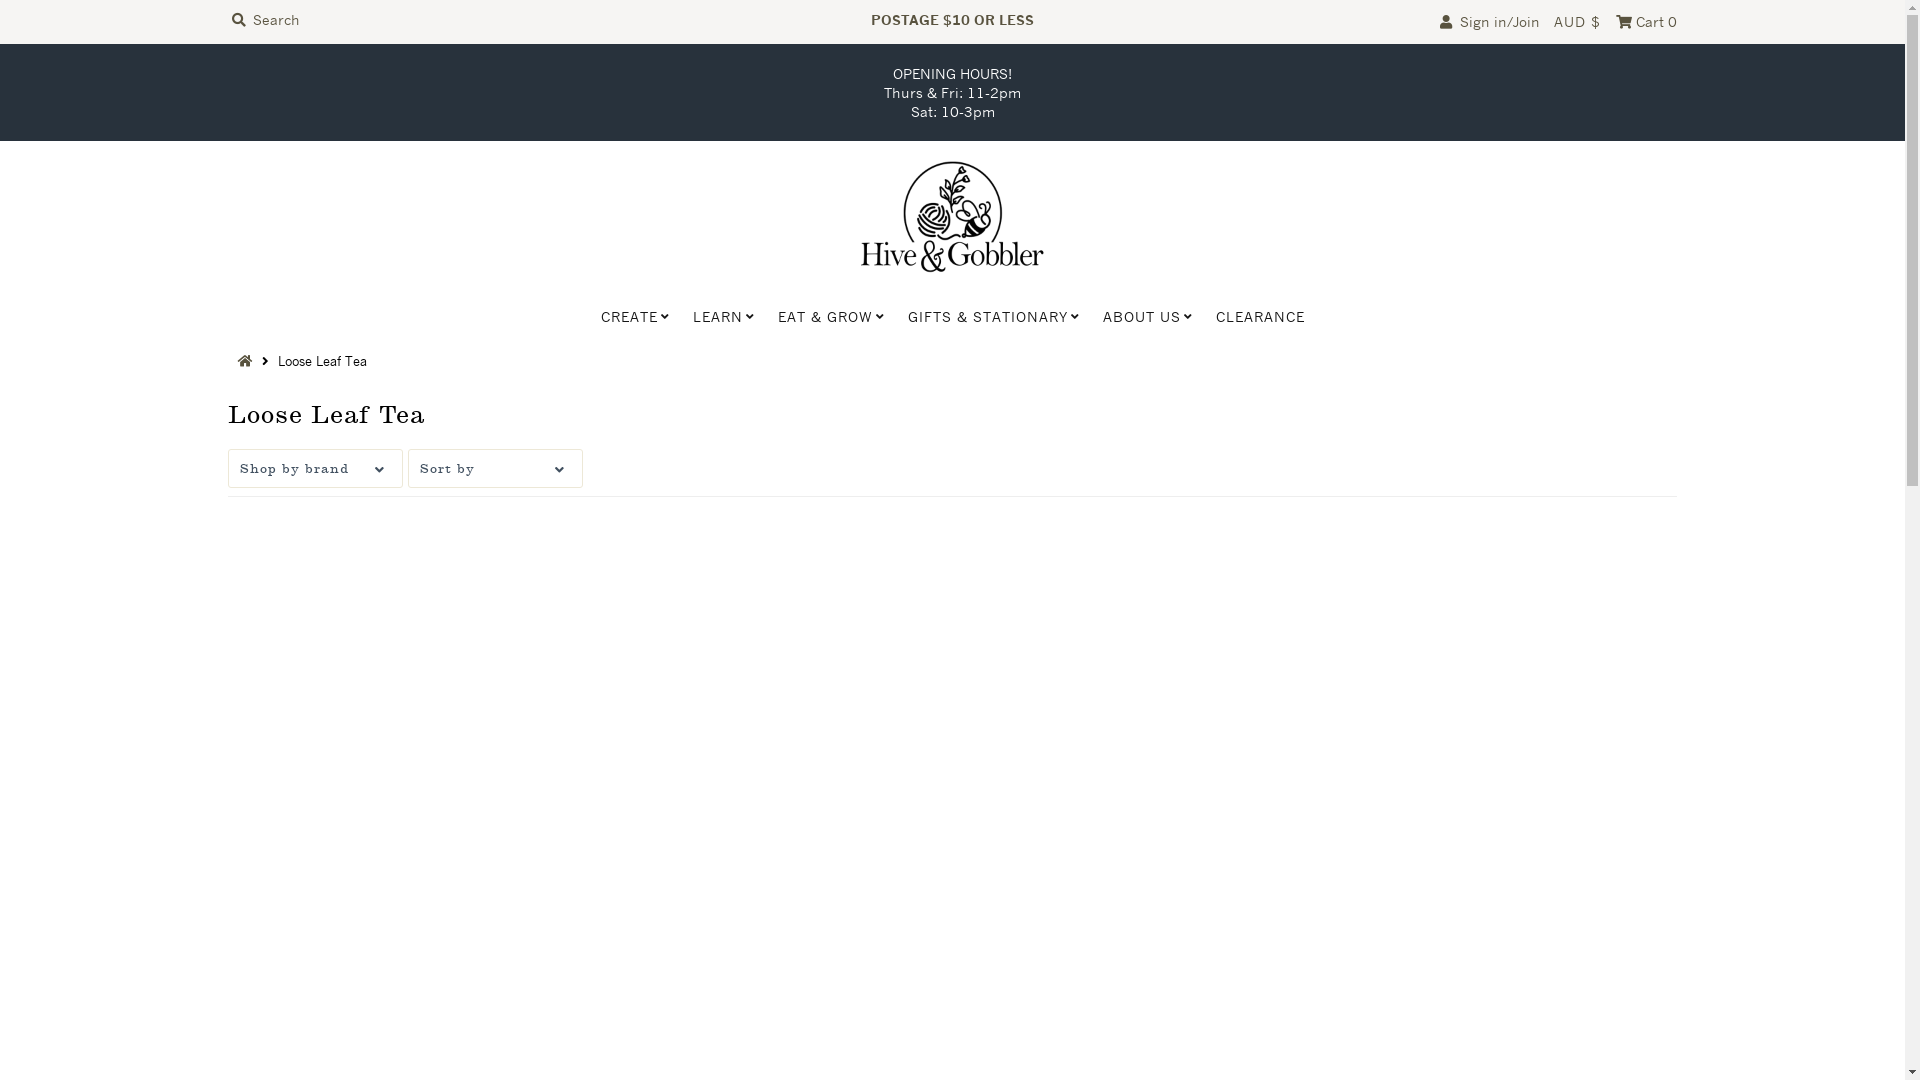 Image resolution: width=1920 pixels, height=1080 pixels. Describe the element at coordinates (628, 315) in the screenshot. I see `'CREATE'` at that location.